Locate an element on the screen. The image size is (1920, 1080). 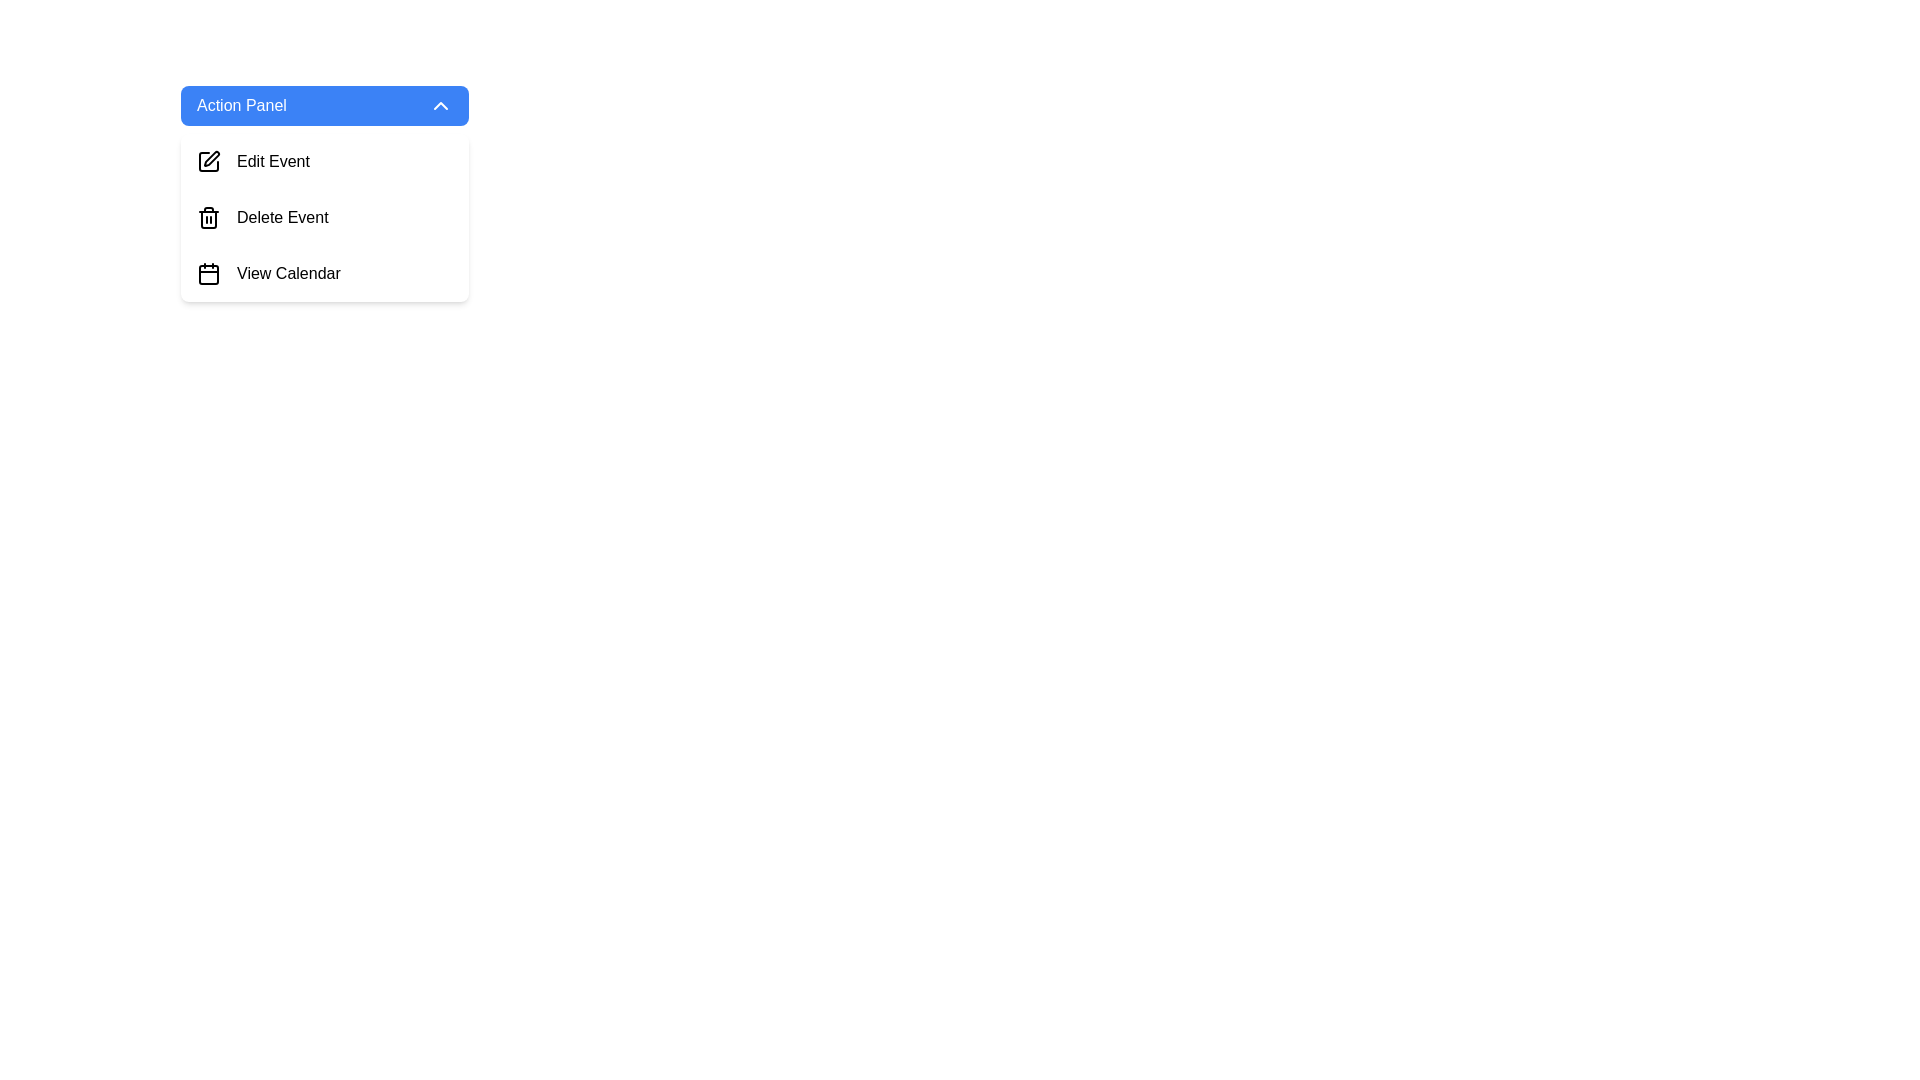
the 'Delete Event' button, which features a trash can icon and changes to a gray background when hovered over is located at coordinates (325, 218).